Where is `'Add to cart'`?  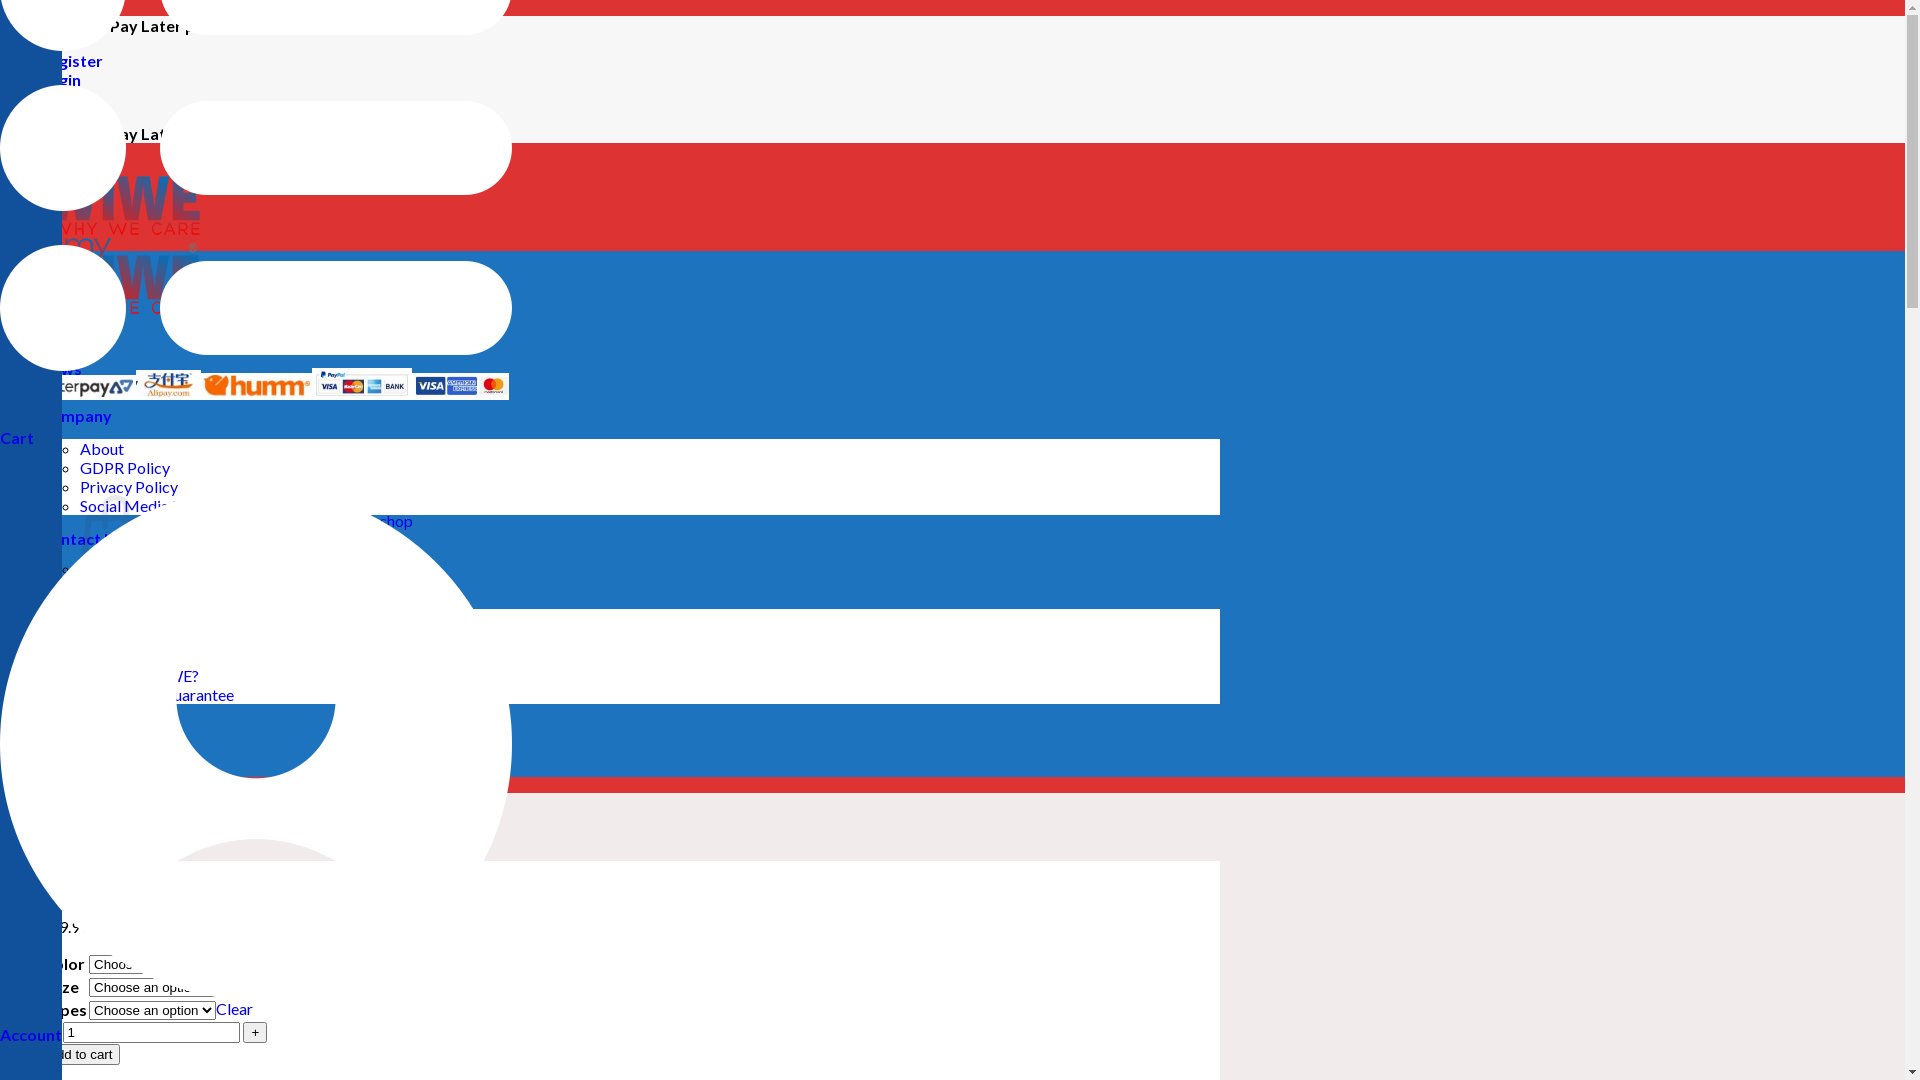 'Add to cart' is located at coordinates (80, 1053).